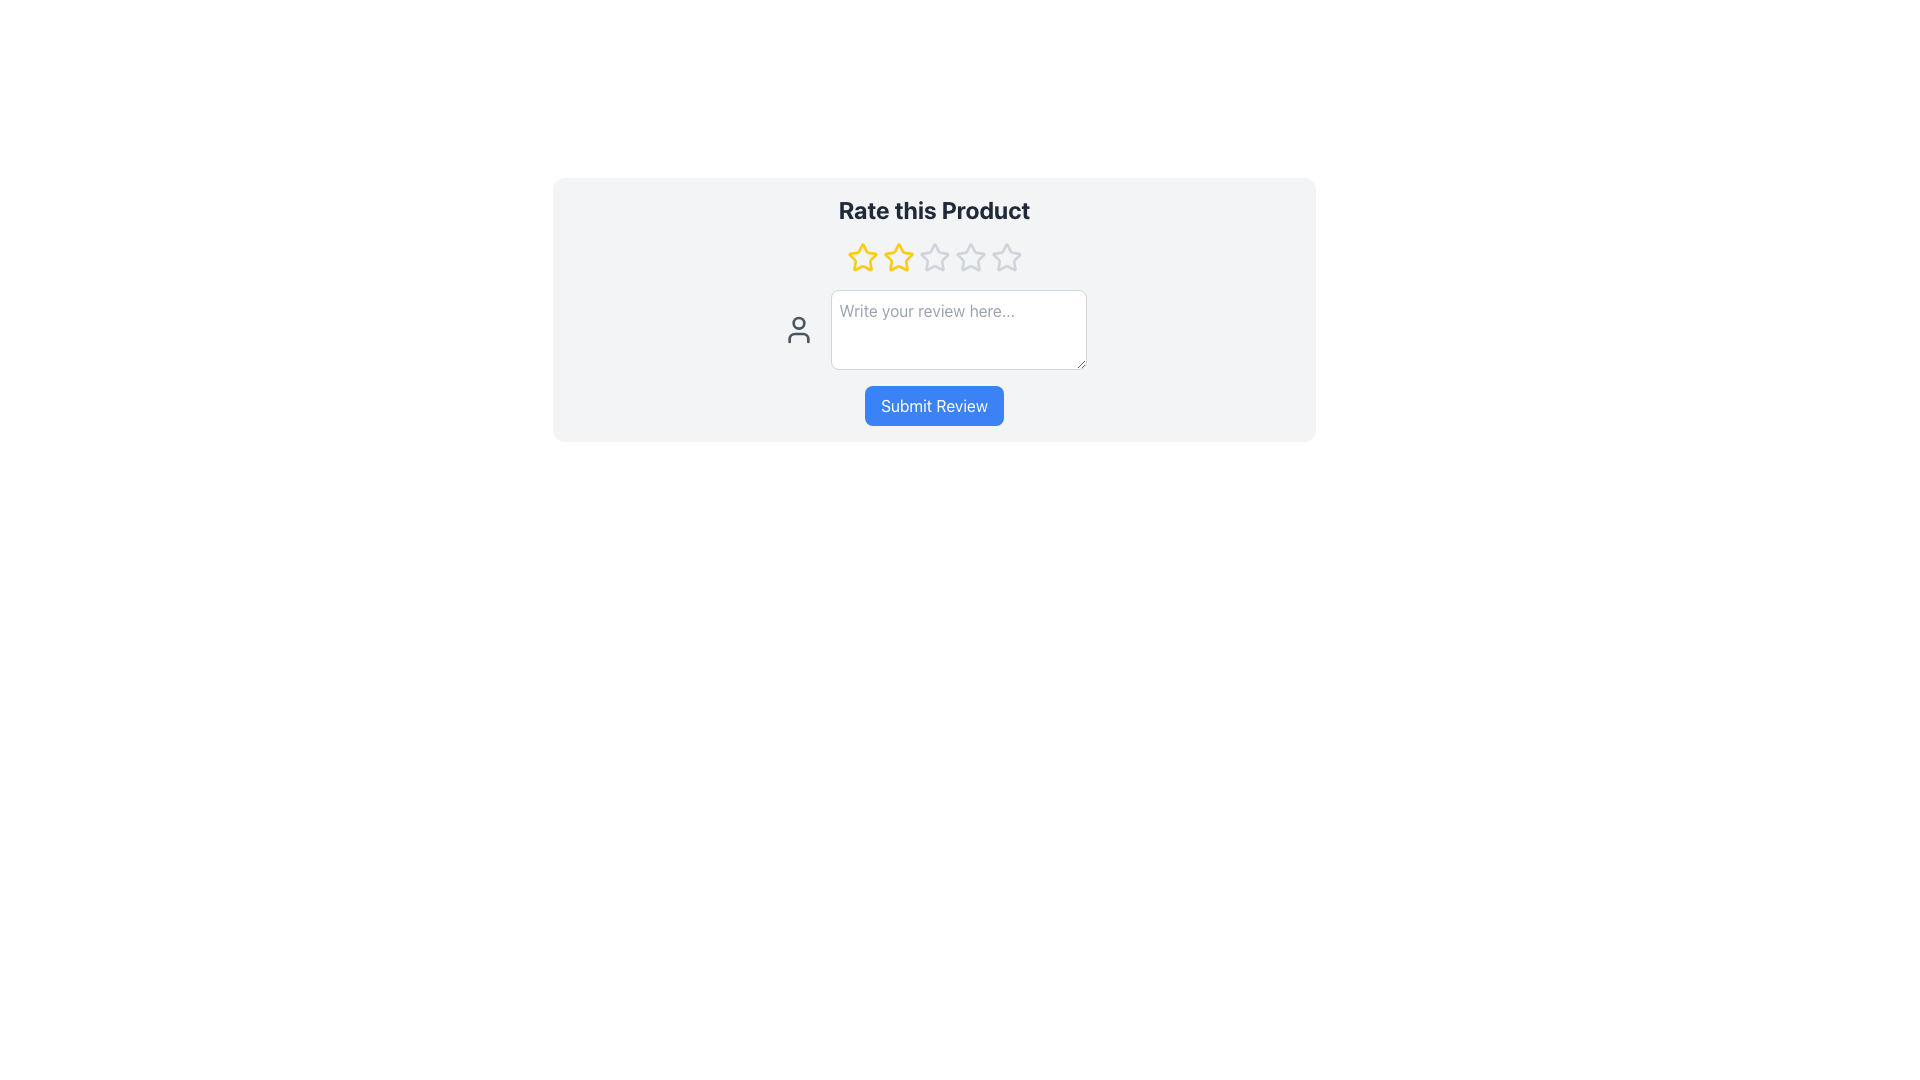  I want to click on the first yellow star icon in the rating section, so click(862, 257).